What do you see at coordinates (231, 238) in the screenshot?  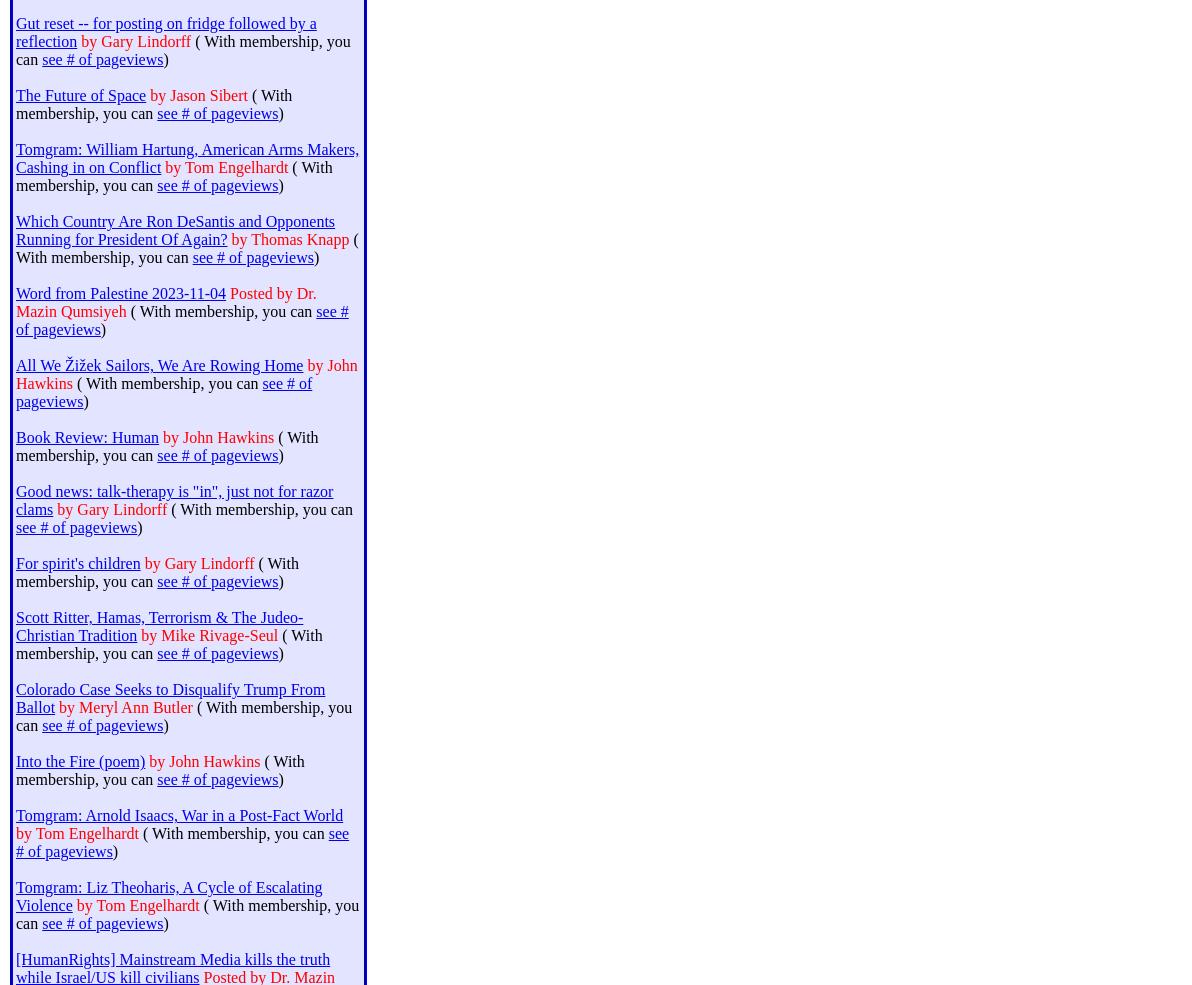 I see `'by Thomas Knapp'` at bounding box center [231, 238].